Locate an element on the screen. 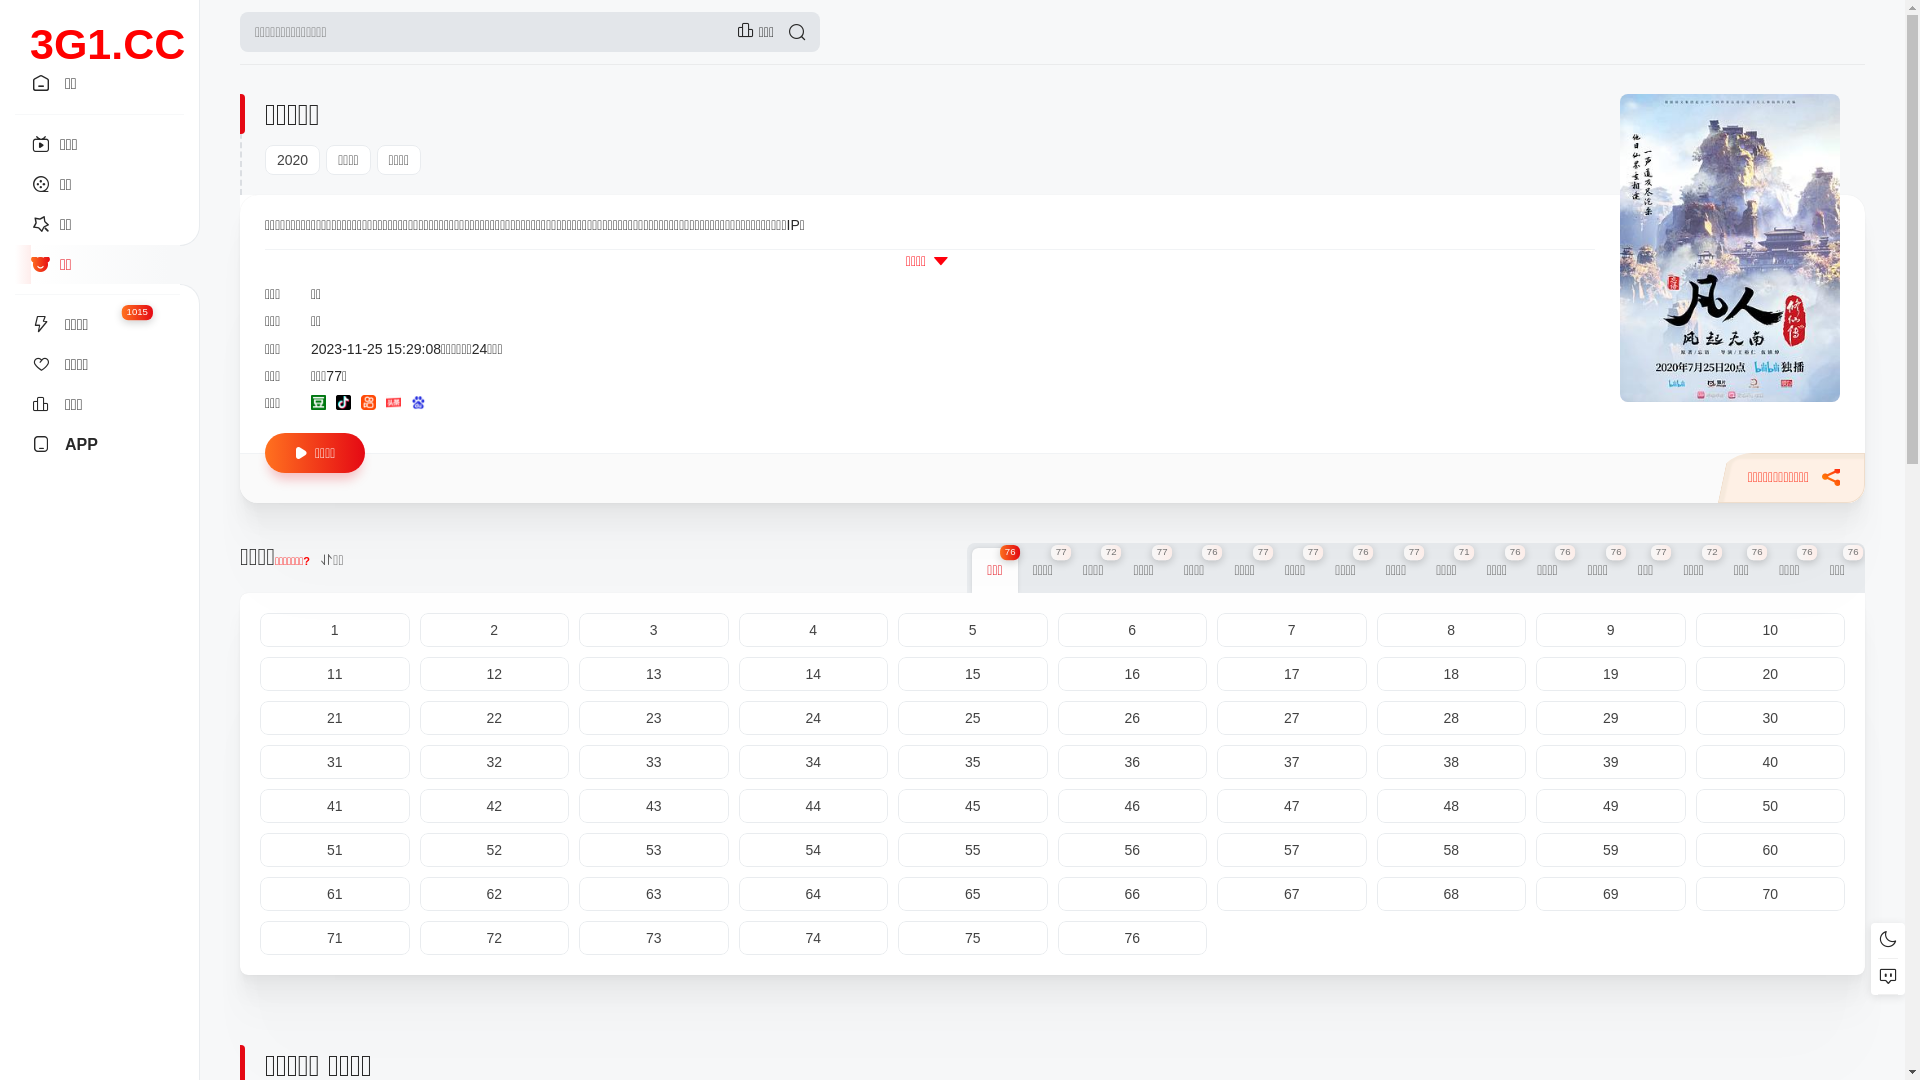  '41' is located at coordinates (335, 805).